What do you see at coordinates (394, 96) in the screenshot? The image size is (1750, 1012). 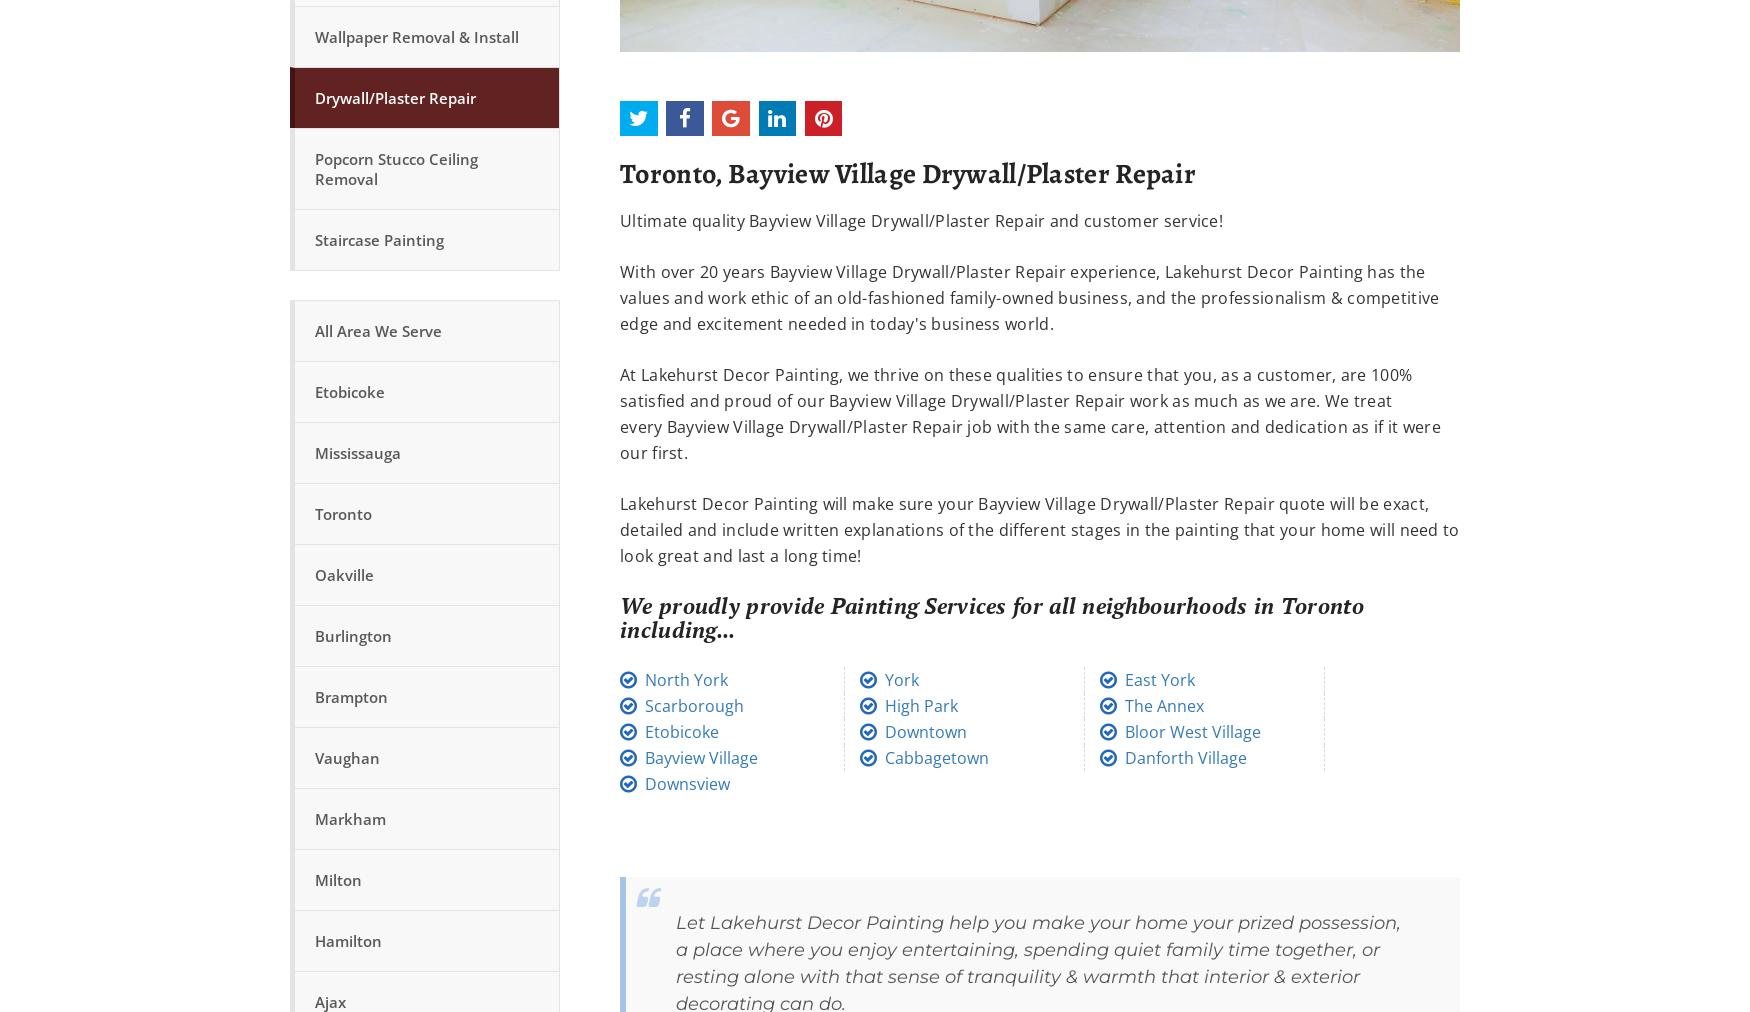 I see `'Drywall/Plaster Repair'` at bounding box center [394, 96].